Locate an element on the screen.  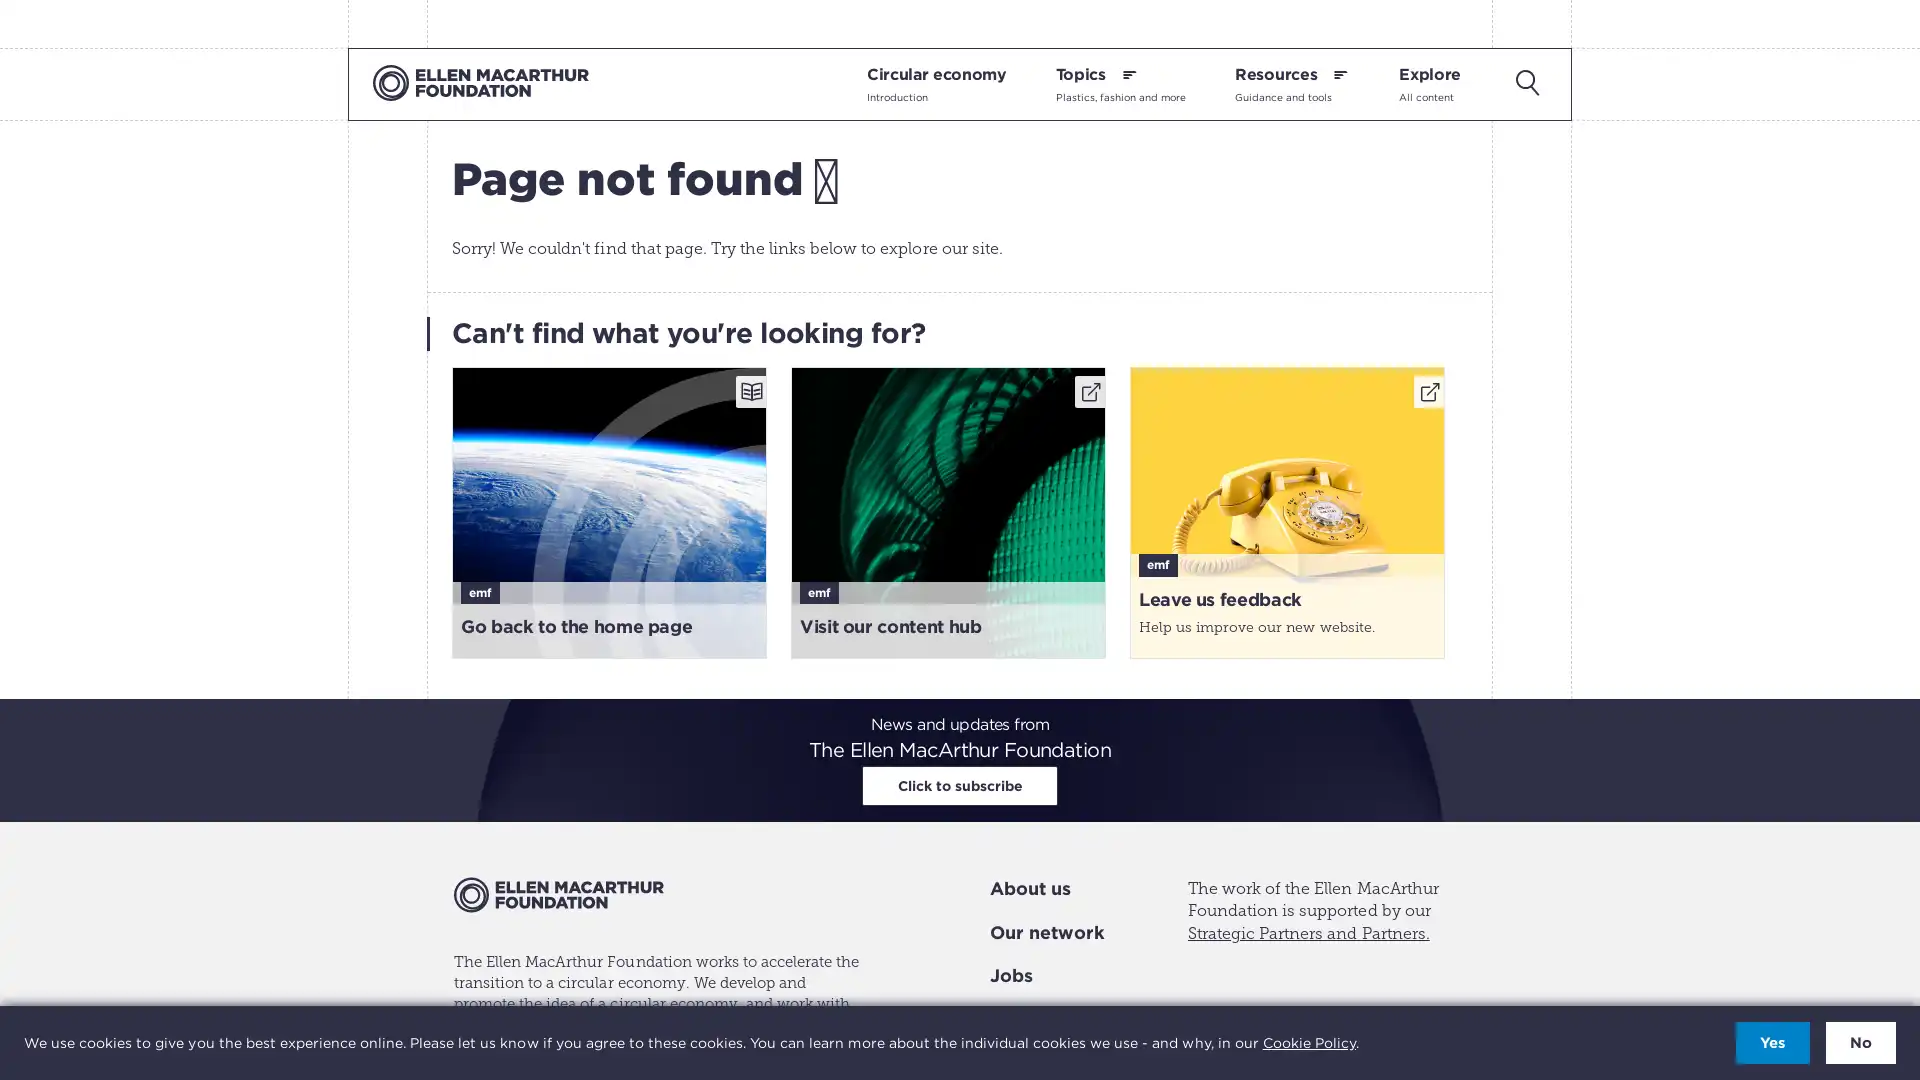
Accept cookies is located at coordinates (1772, 1041).